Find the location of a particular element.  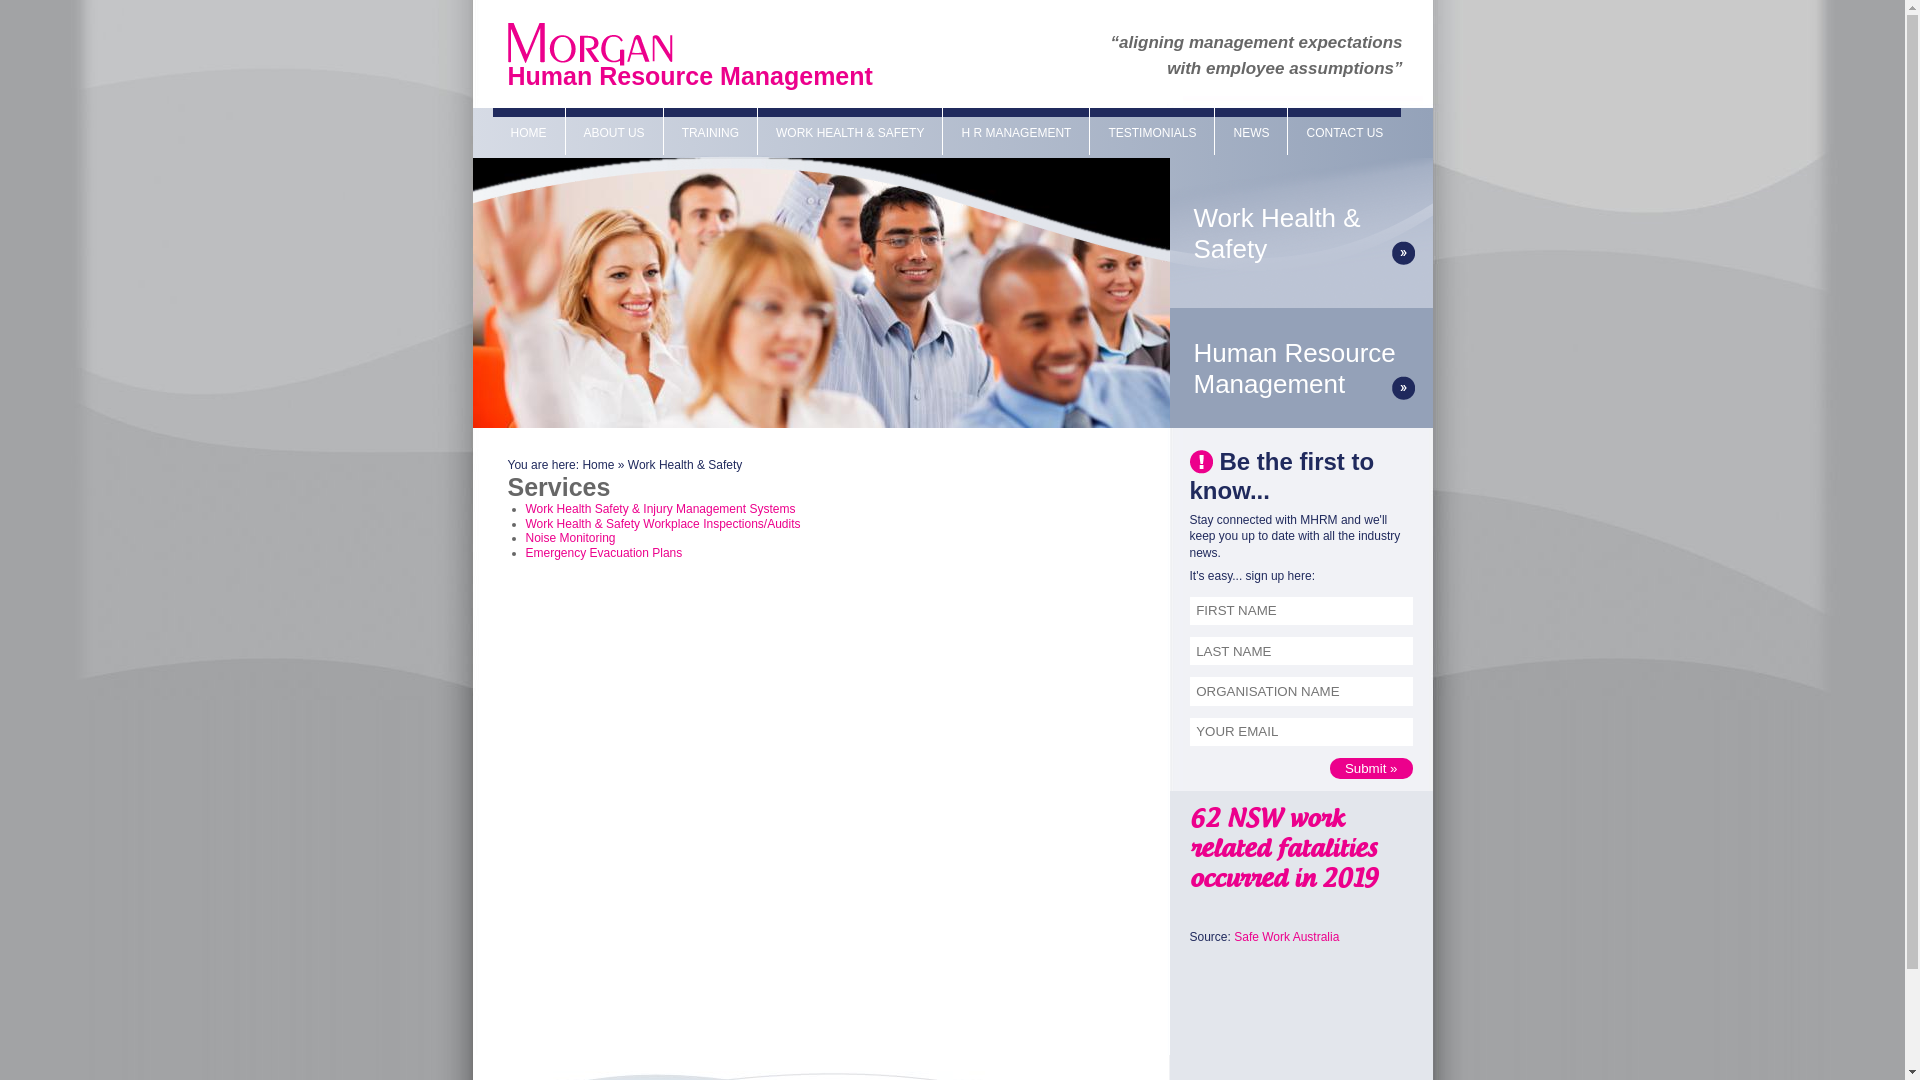

'Human Resource Management' is located at coordinates (1301, 369).